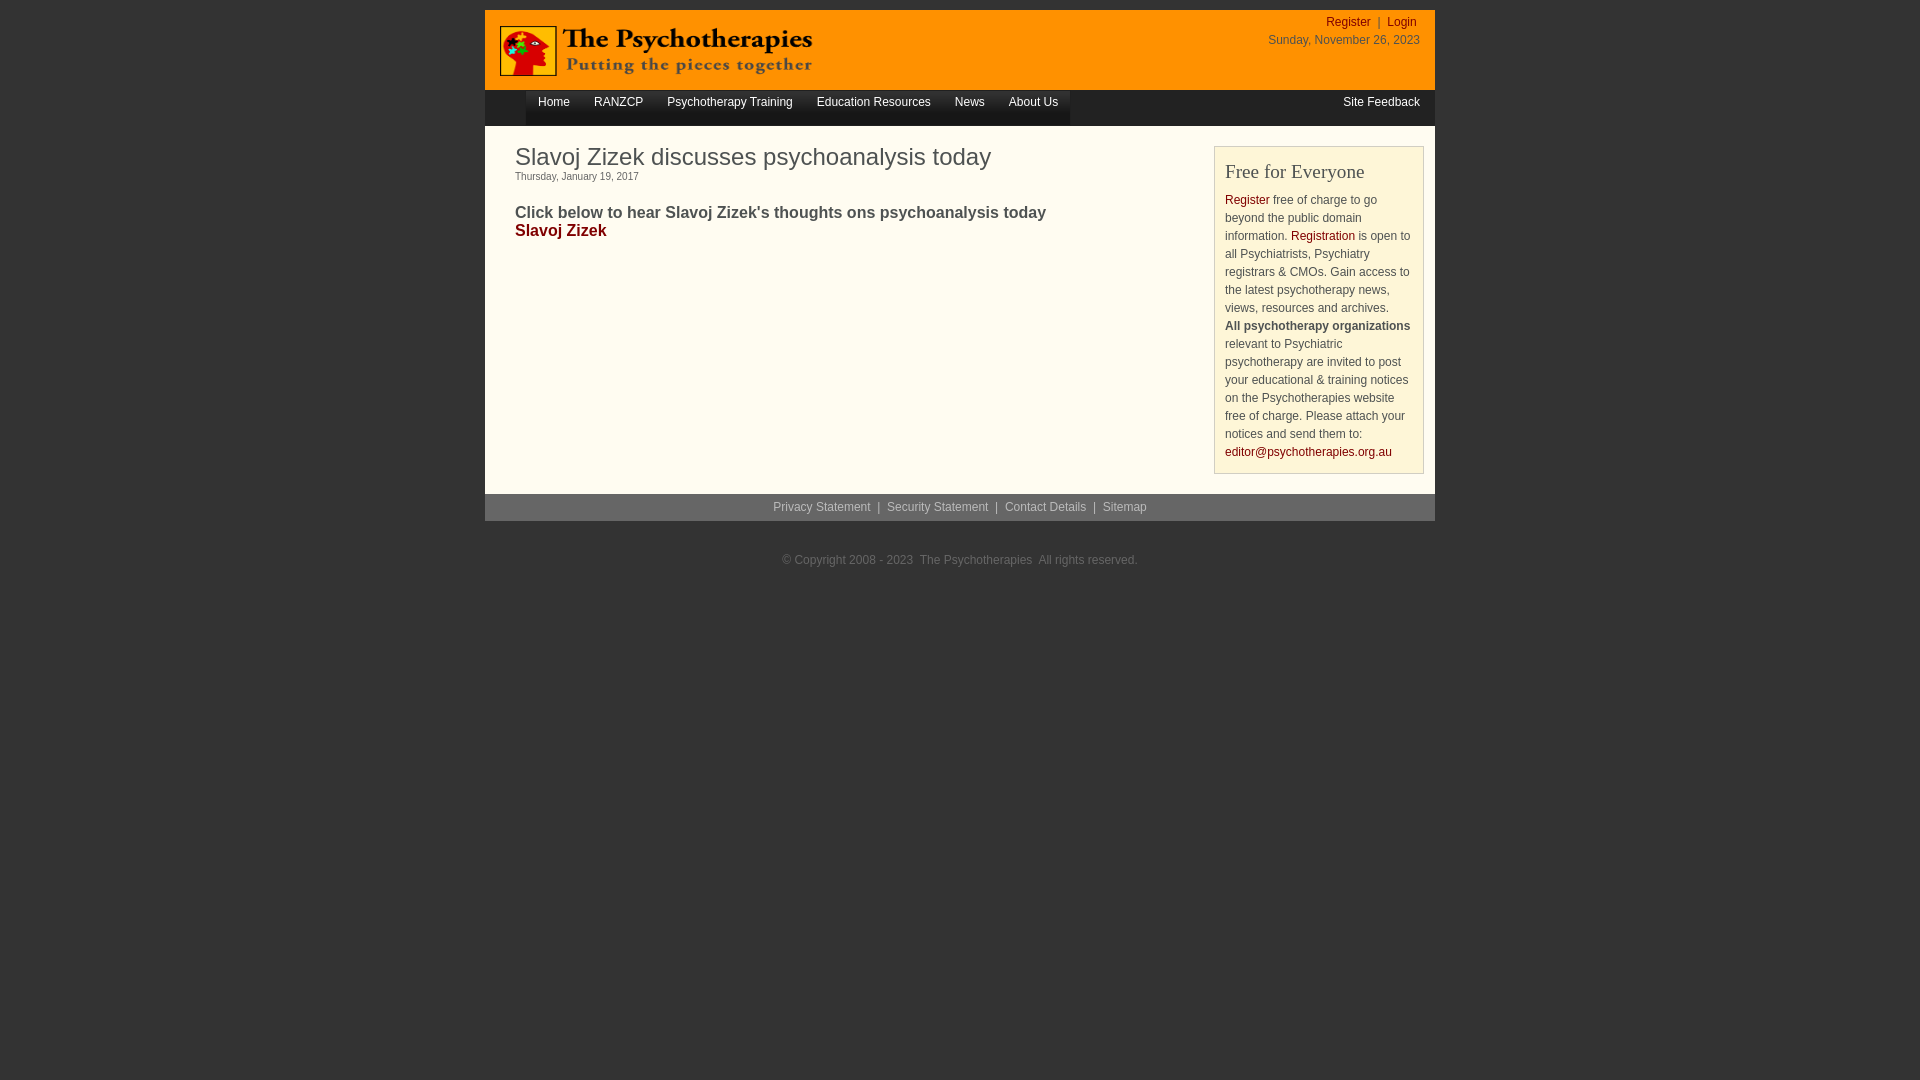 The height and width of the screenshot is (1080, 1920). I want to click on 'Register', so click(1246, 200).